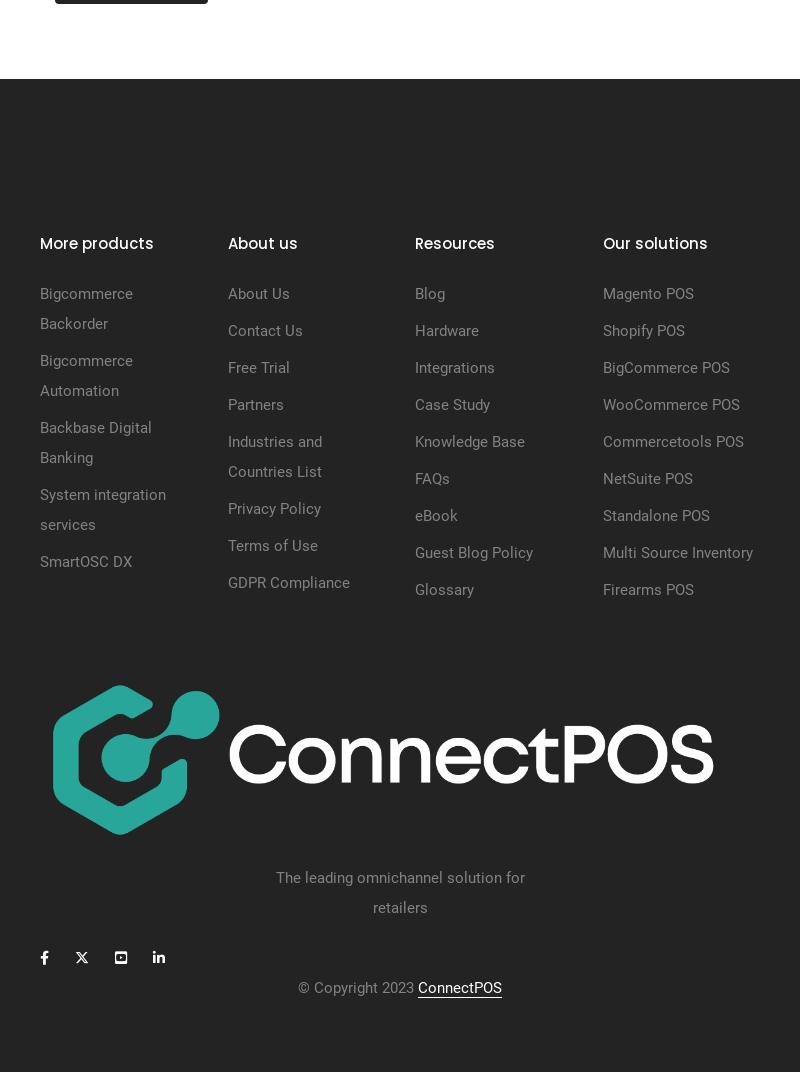  Describe the element at coordinates (432, 478) in the screenshot. I see `'FAQs'` at that location.